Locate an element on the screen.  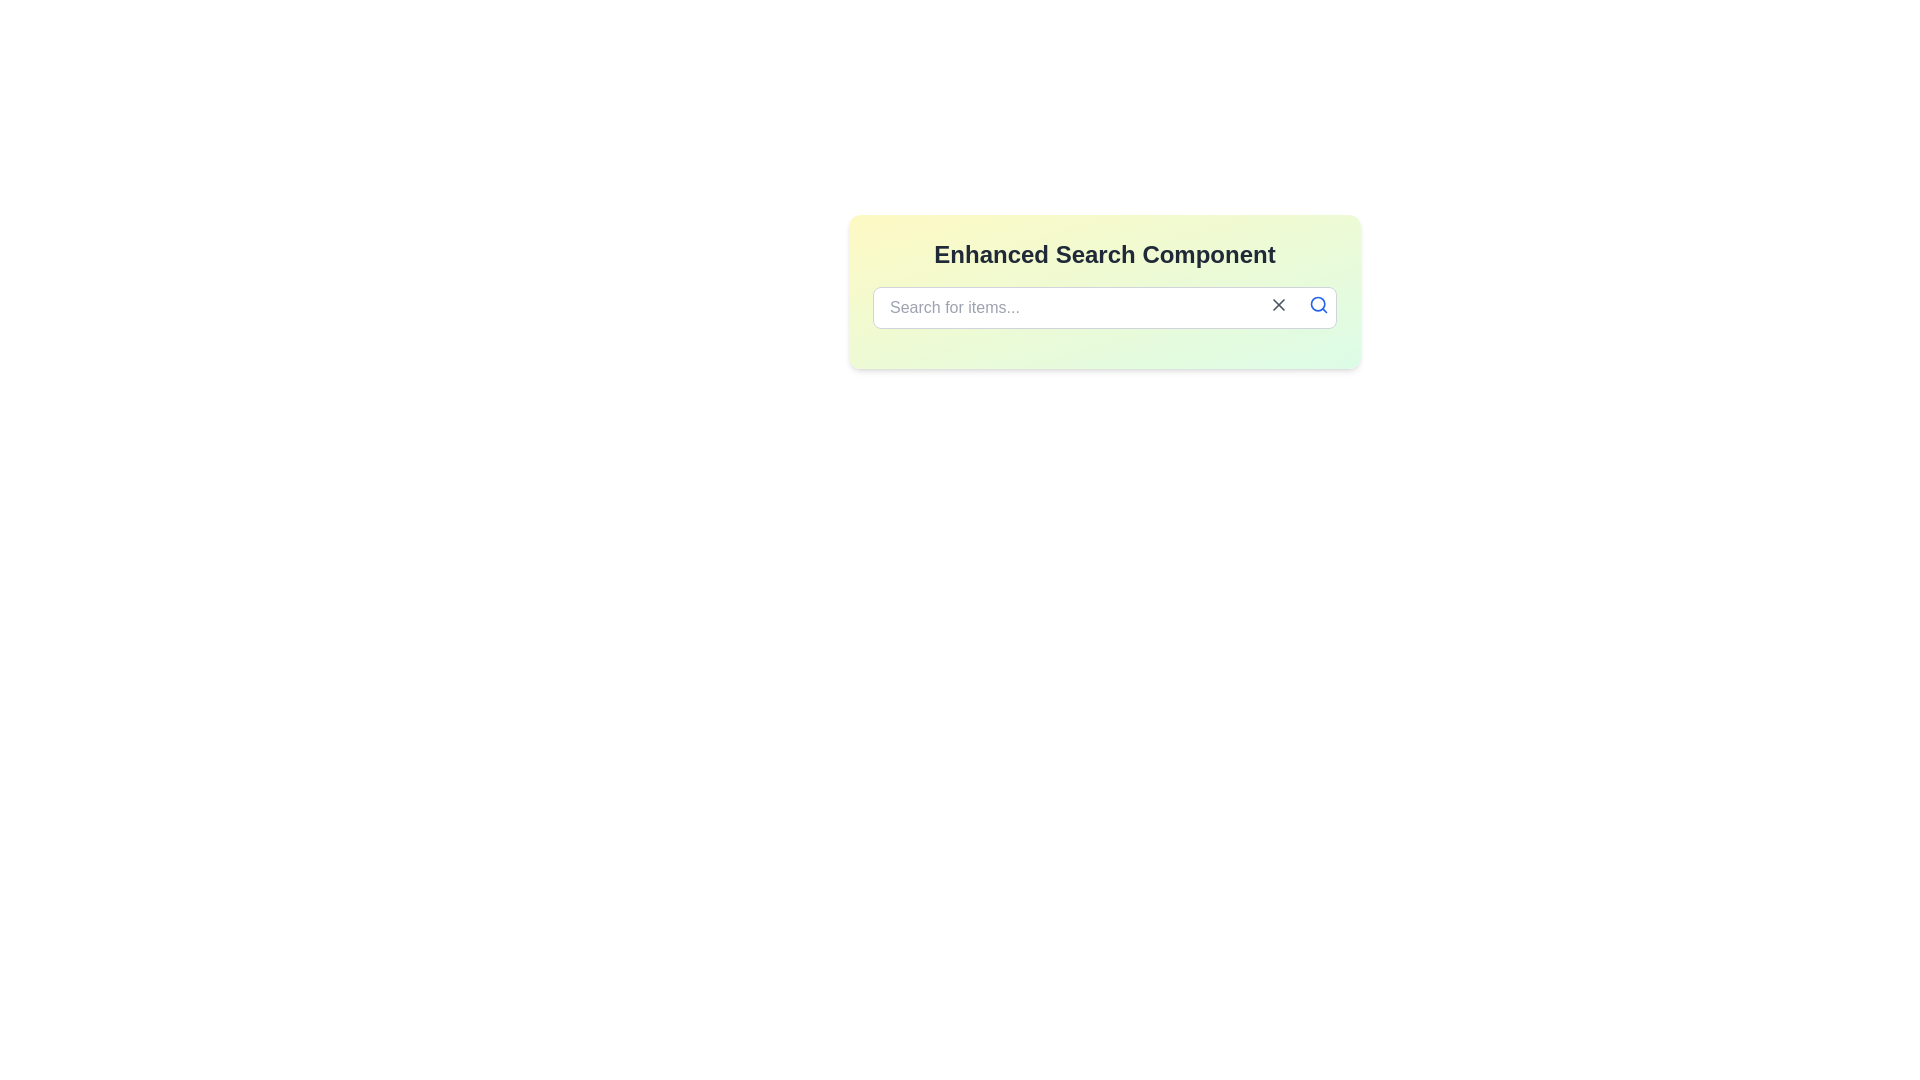
the blue search icon styled as a magnifying glass located at the top right corner of the search bar is located at coordinates (1319, 304).